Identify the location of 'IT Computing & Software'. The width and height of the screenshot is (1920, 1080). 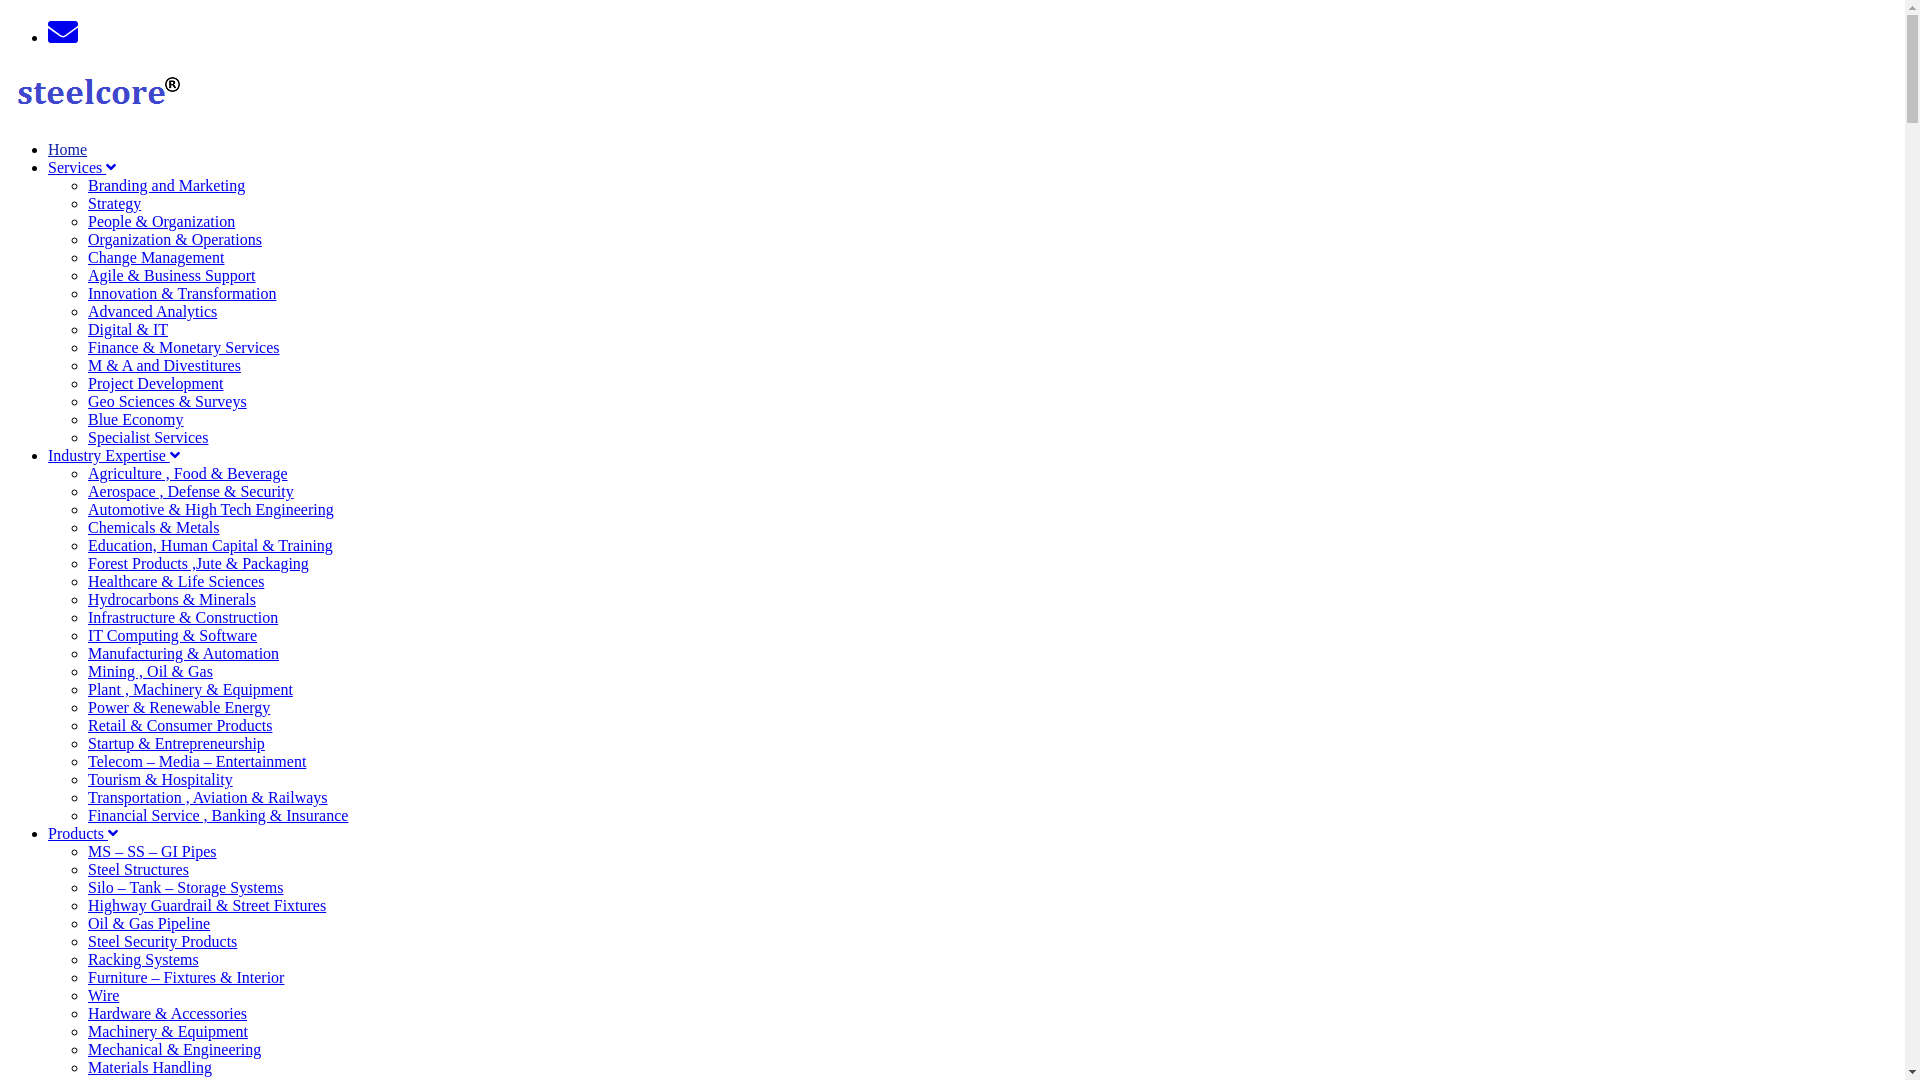
(86, 635).